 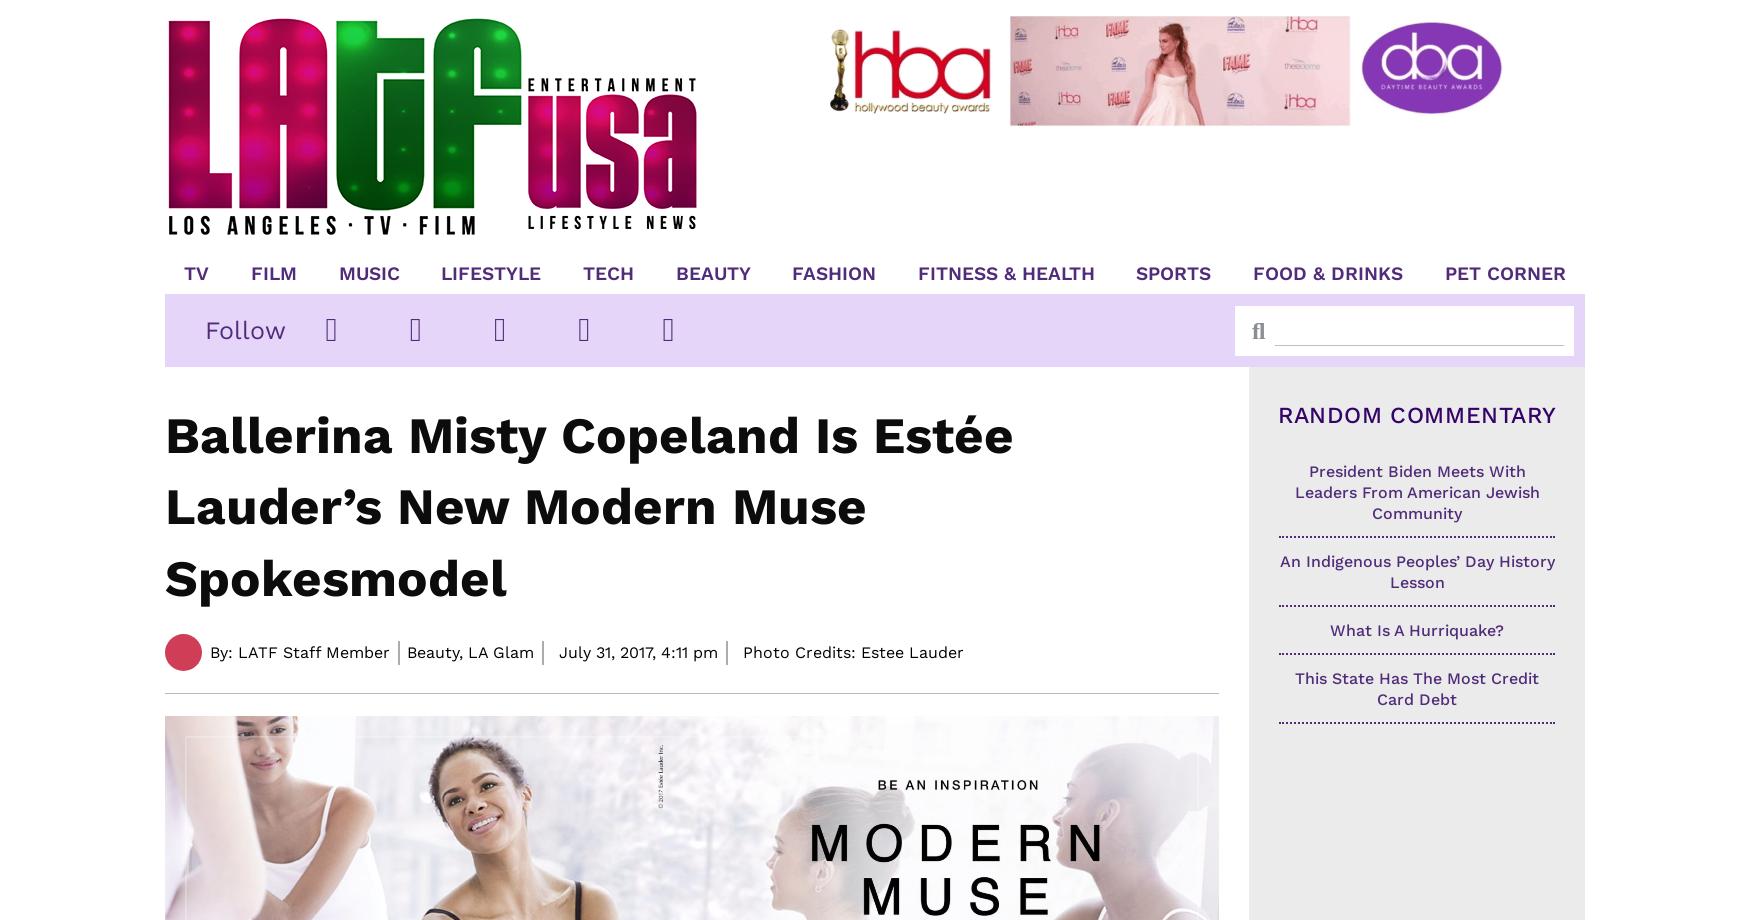 What do you see at coordinates (1415, 571) in the screenshot?
I see `'An Indigenous Peoples’ Day History Lesson'` at bounding box center [1415, 571].